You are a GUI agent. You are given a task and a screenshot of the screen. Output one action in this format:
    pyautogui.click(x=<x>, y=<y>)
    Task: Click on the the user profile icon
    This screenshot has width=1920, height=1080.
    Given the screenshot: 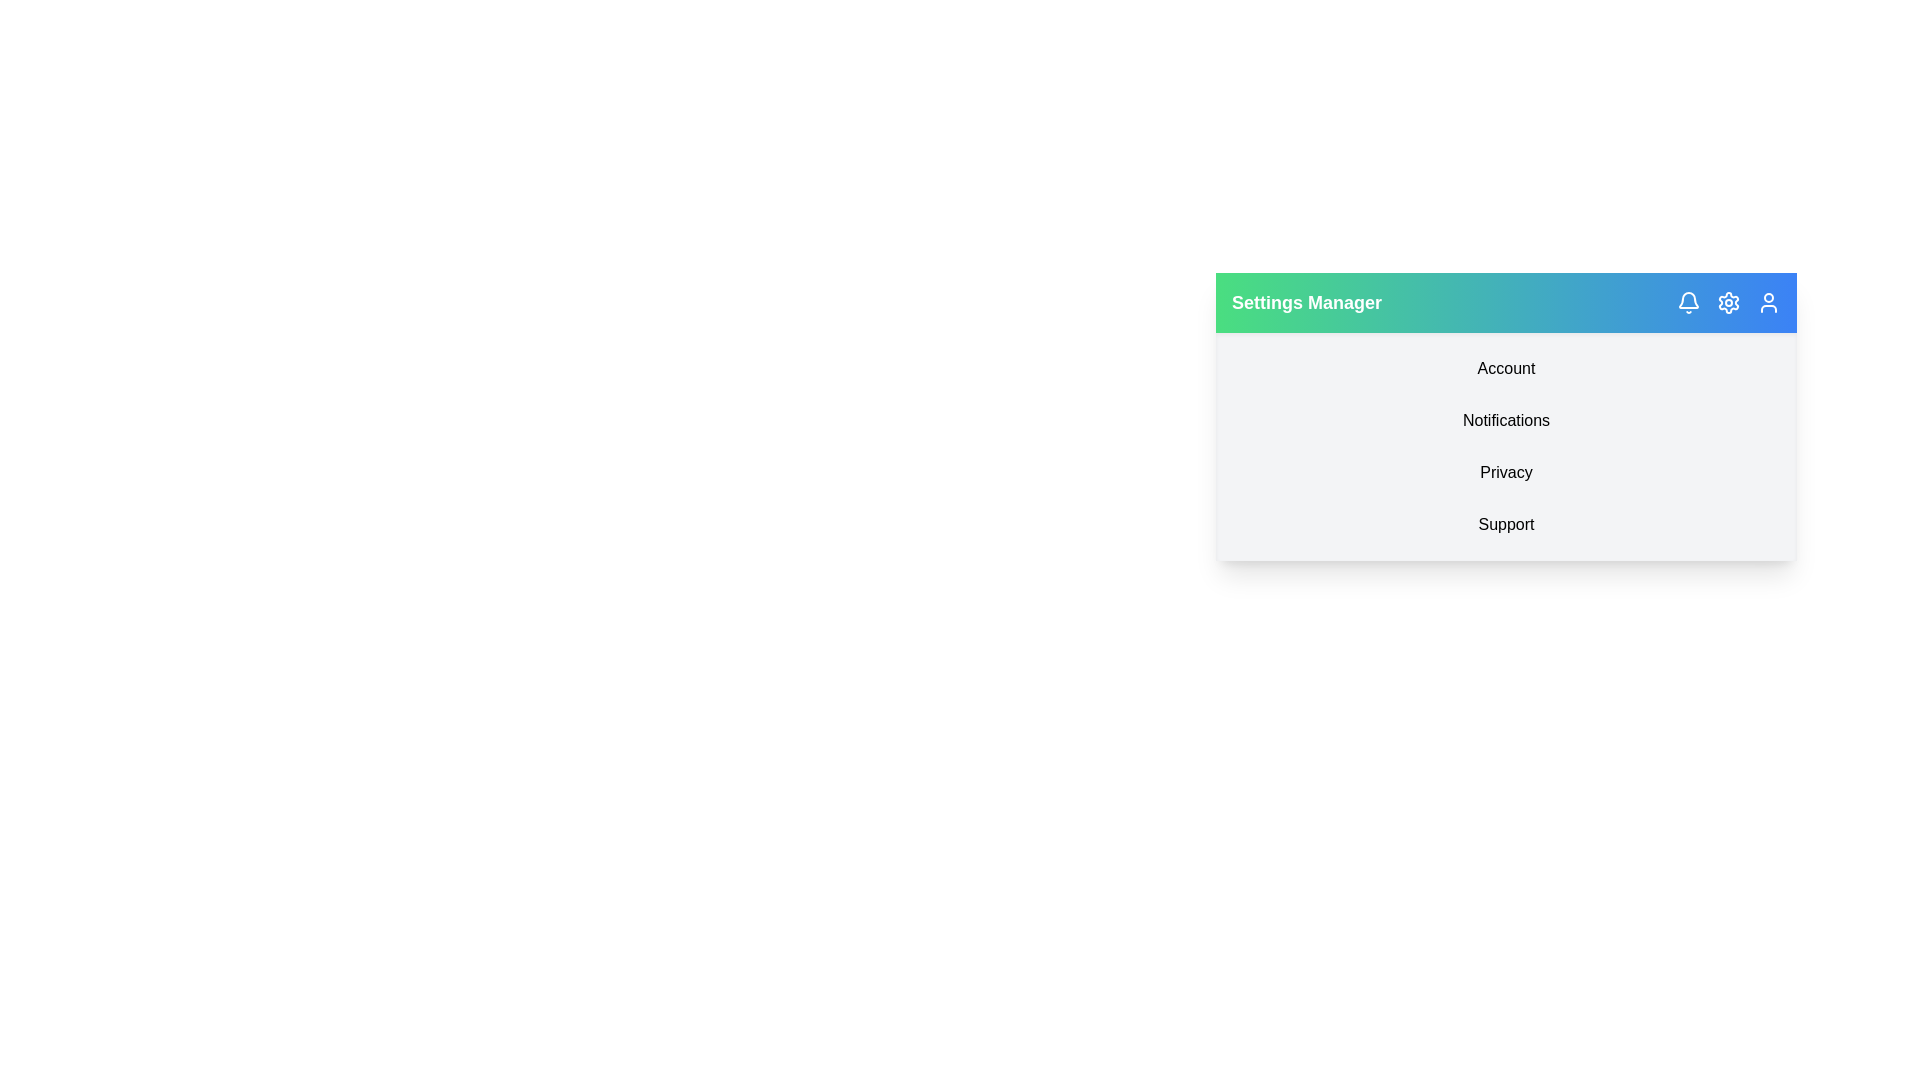 What is the action you would take?
    pyautogui.click(x=1769, y=303)
    